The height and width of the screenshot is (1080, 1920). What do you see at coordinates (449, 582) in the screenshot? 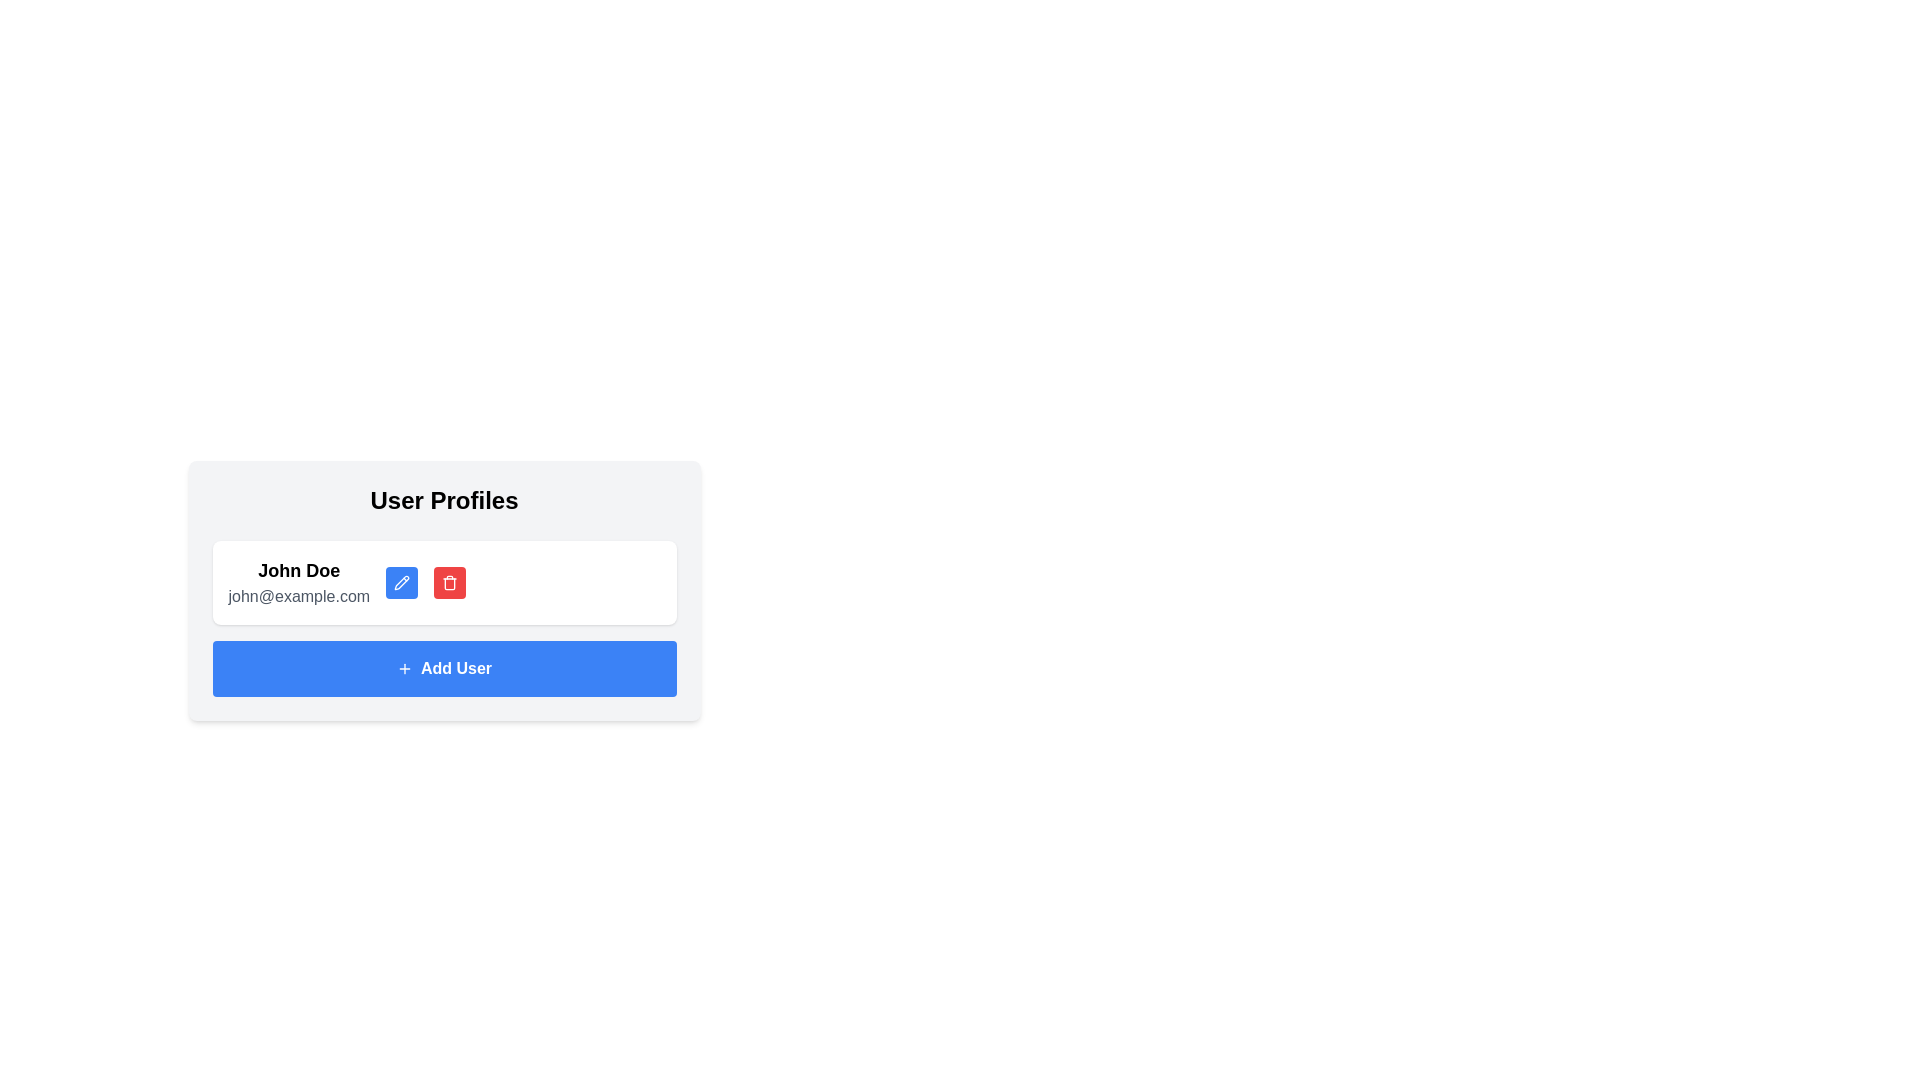
I see `the red button located to the immediate right of the blue pencil button` at bounding box center [449, 582].